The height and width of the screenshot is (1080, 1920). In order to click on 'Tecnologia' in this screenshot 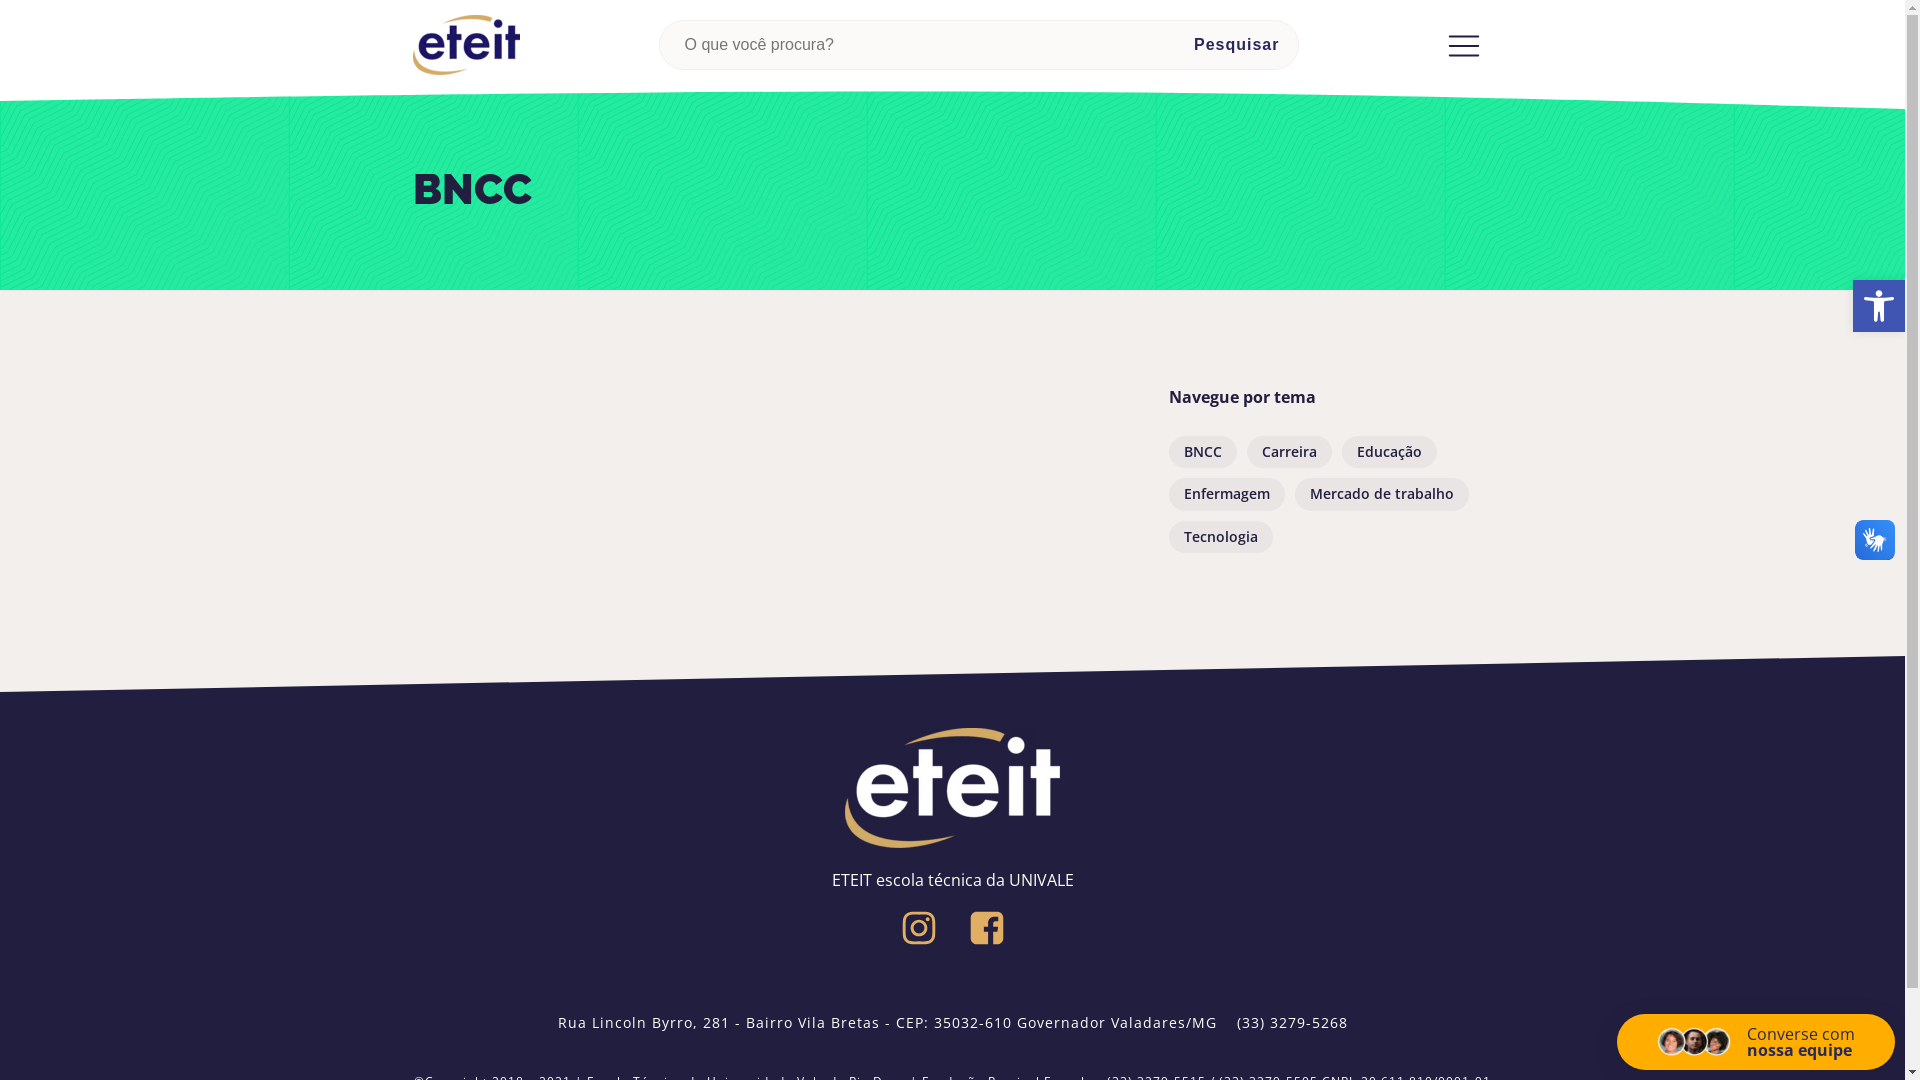, I will do `click(1167, 535)`.